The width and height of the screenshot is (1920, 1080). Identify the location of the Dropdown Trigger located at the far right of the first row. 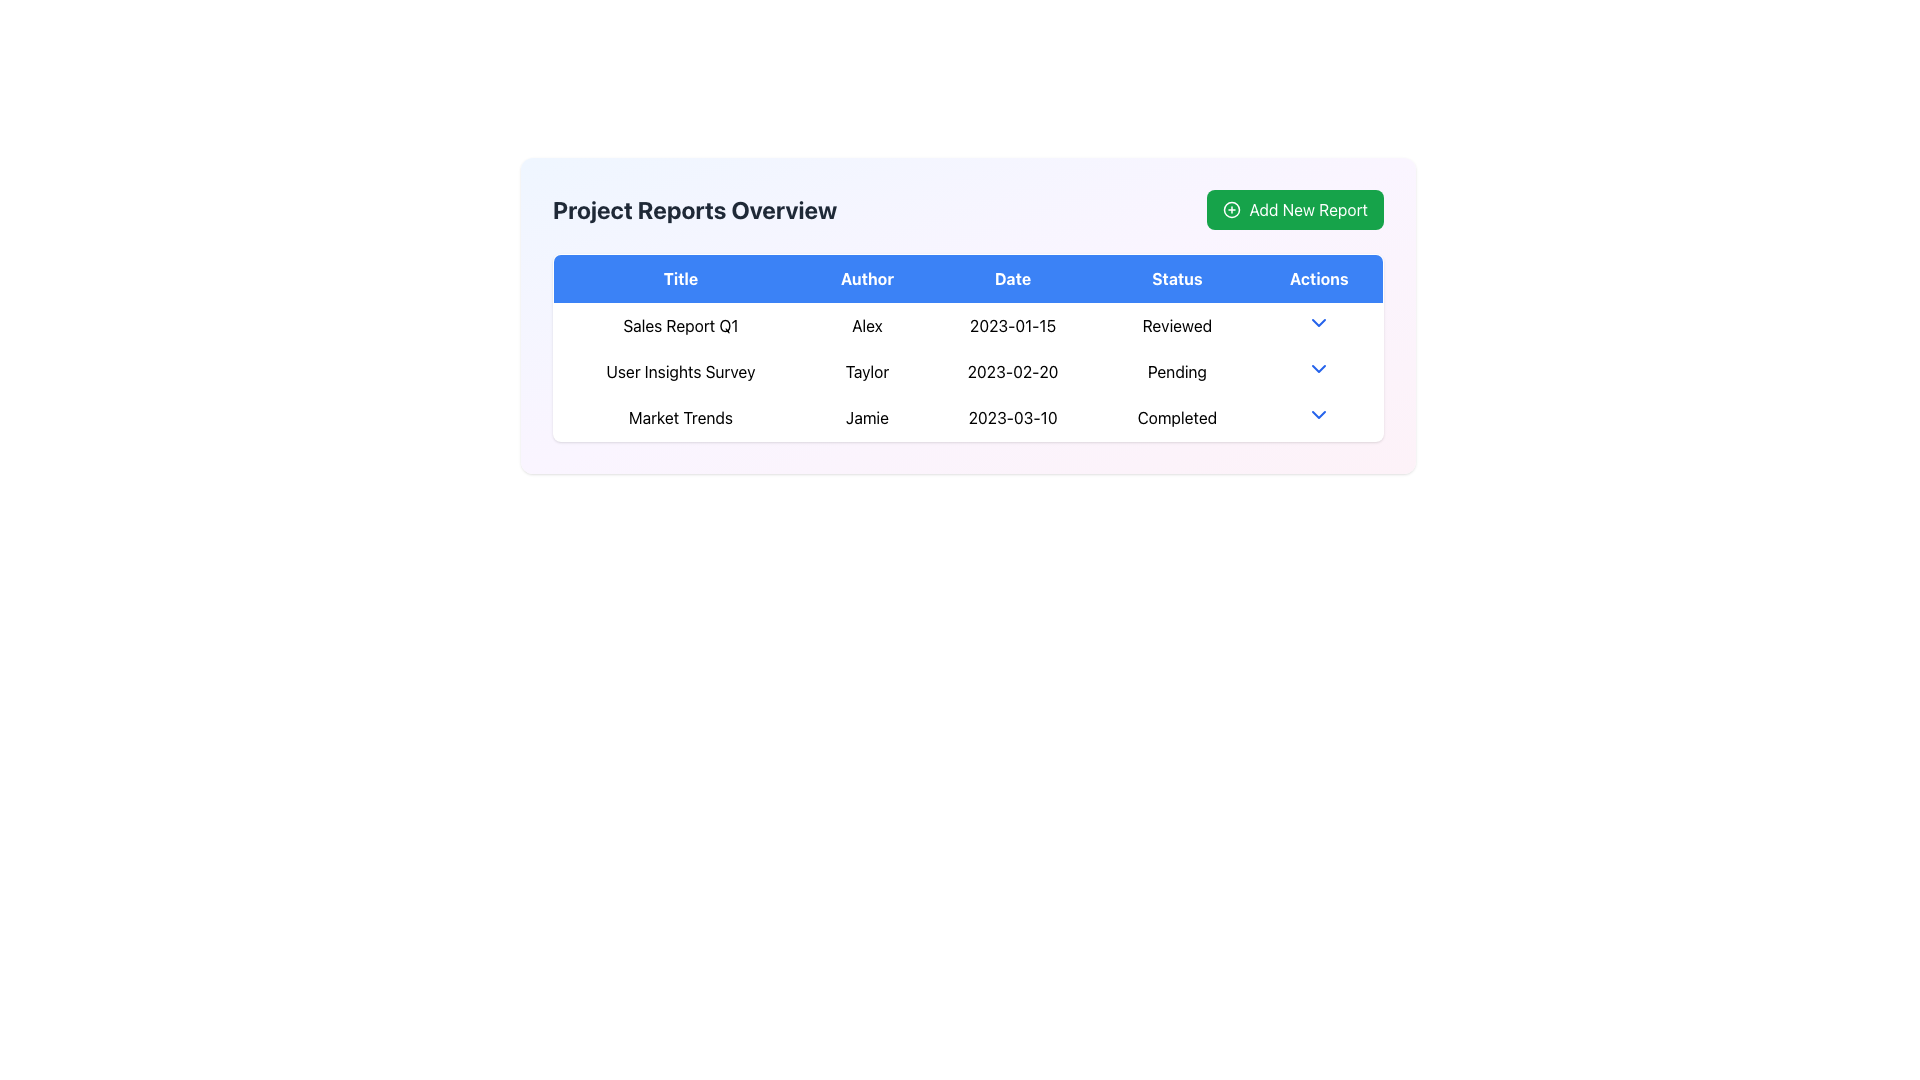
(1319, 325).